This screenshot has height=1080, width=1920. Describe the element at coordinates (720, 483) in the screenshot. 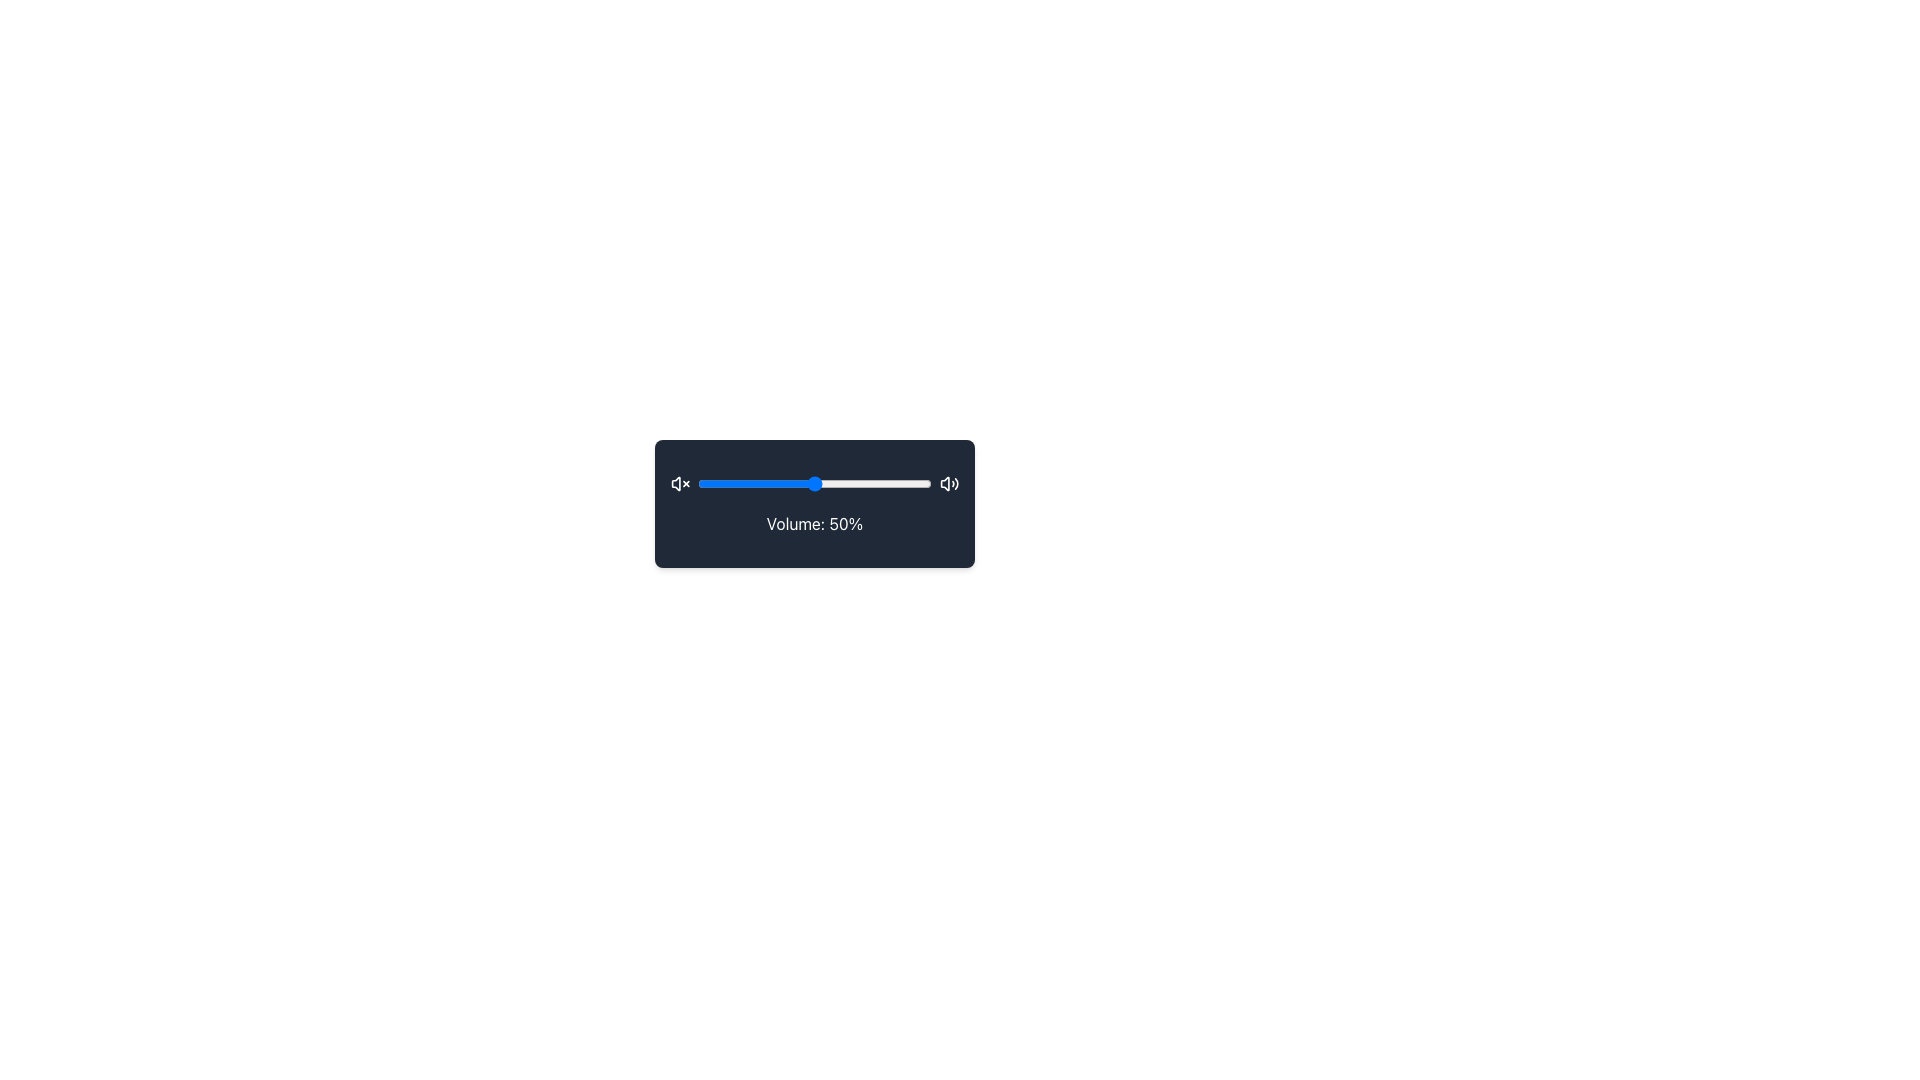

I see `the volume` at that location.